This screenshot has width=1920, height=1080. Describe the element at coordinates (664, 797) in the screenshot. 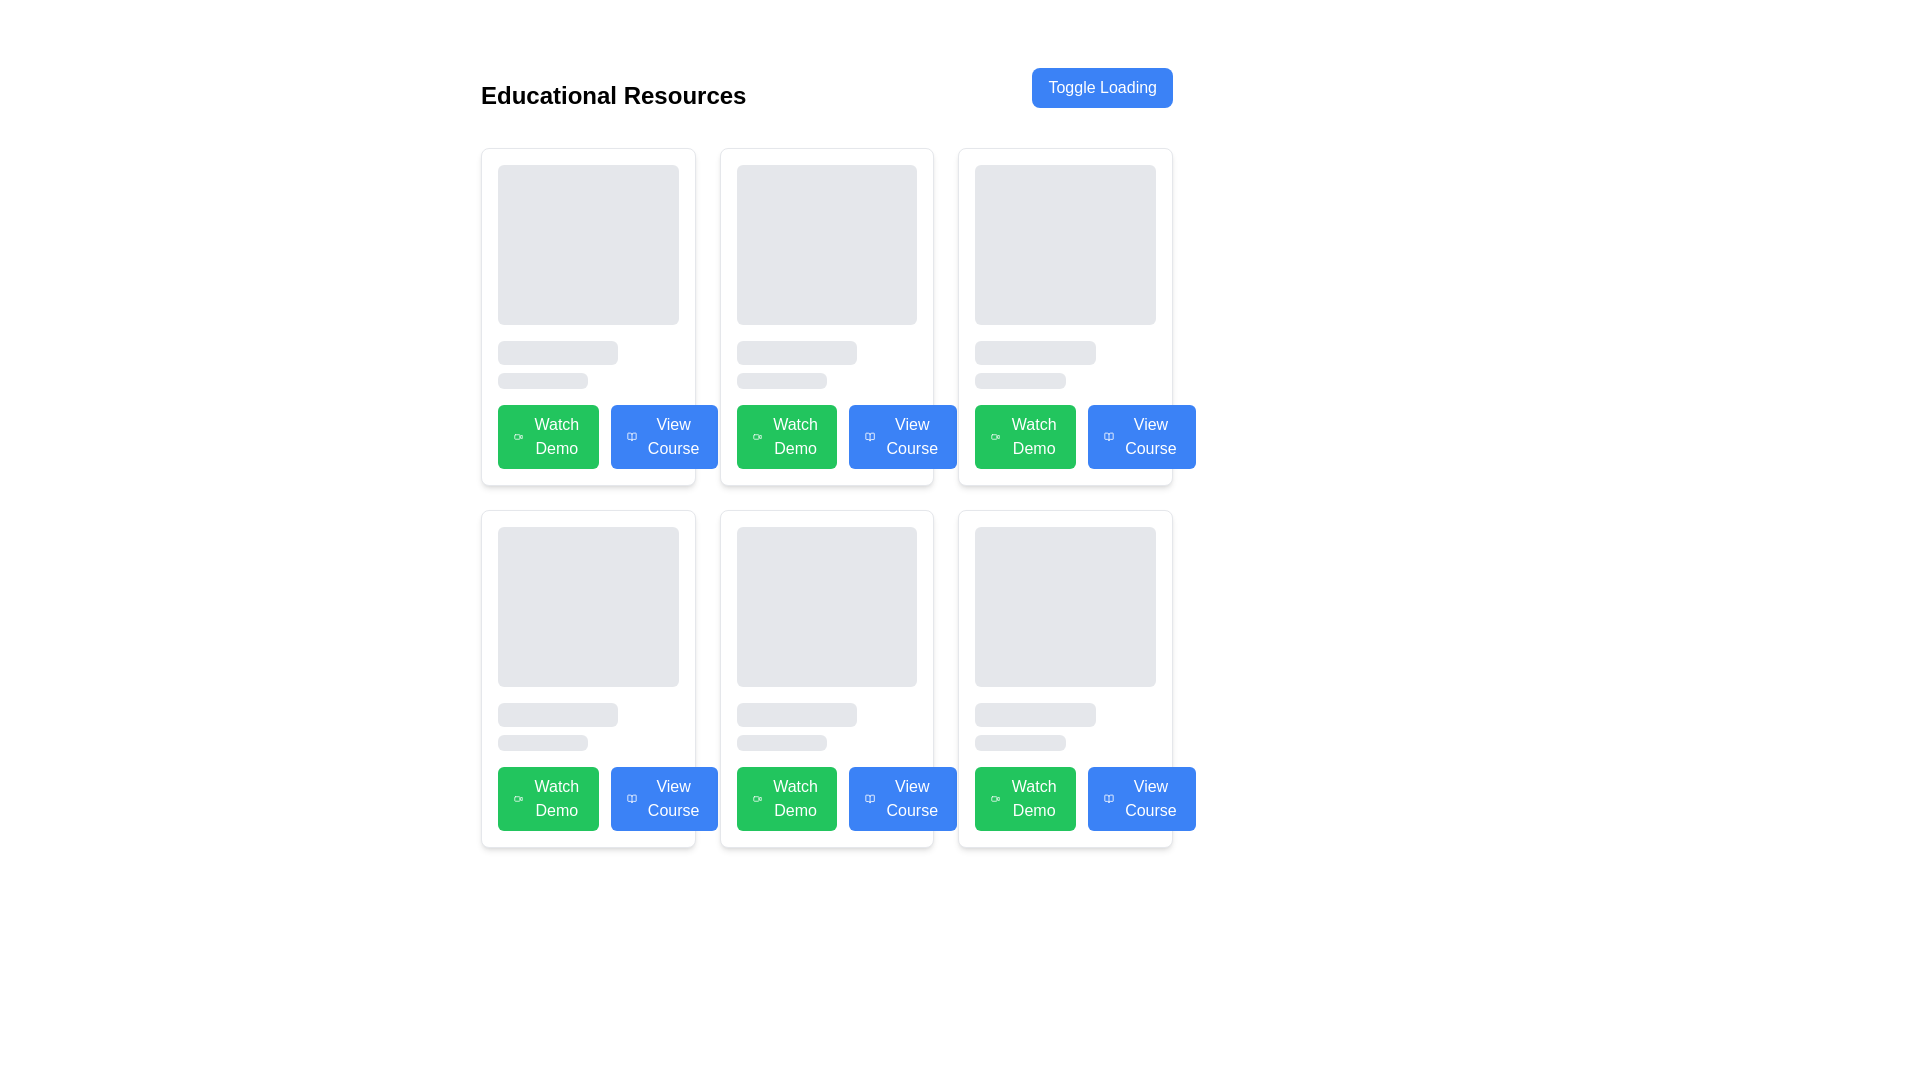

I see `the button located in the bottom row of the grid layout, specifically the second card from the left` at that location.